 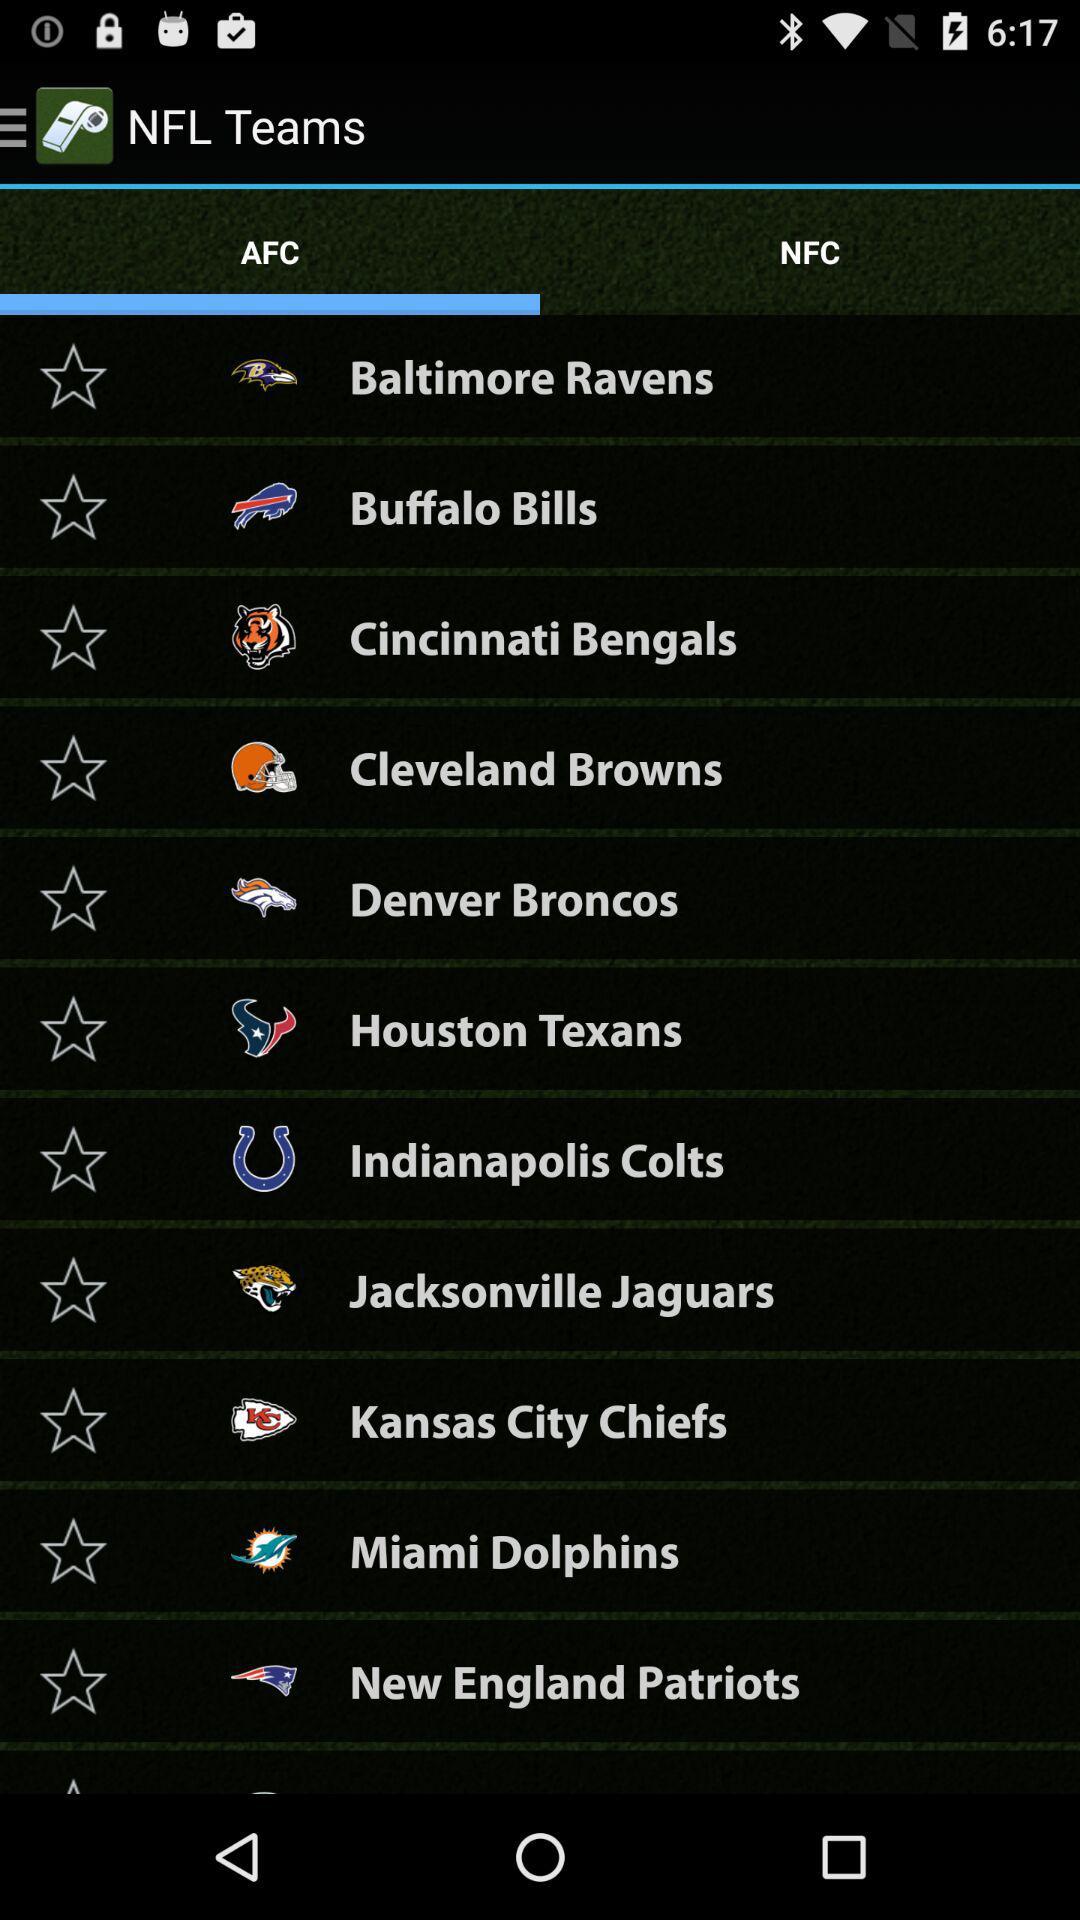 What do you see at coordinates (535, 1159) in the screenshot?
I see `the icon below houston texans` at bounding box center [535, 1159].